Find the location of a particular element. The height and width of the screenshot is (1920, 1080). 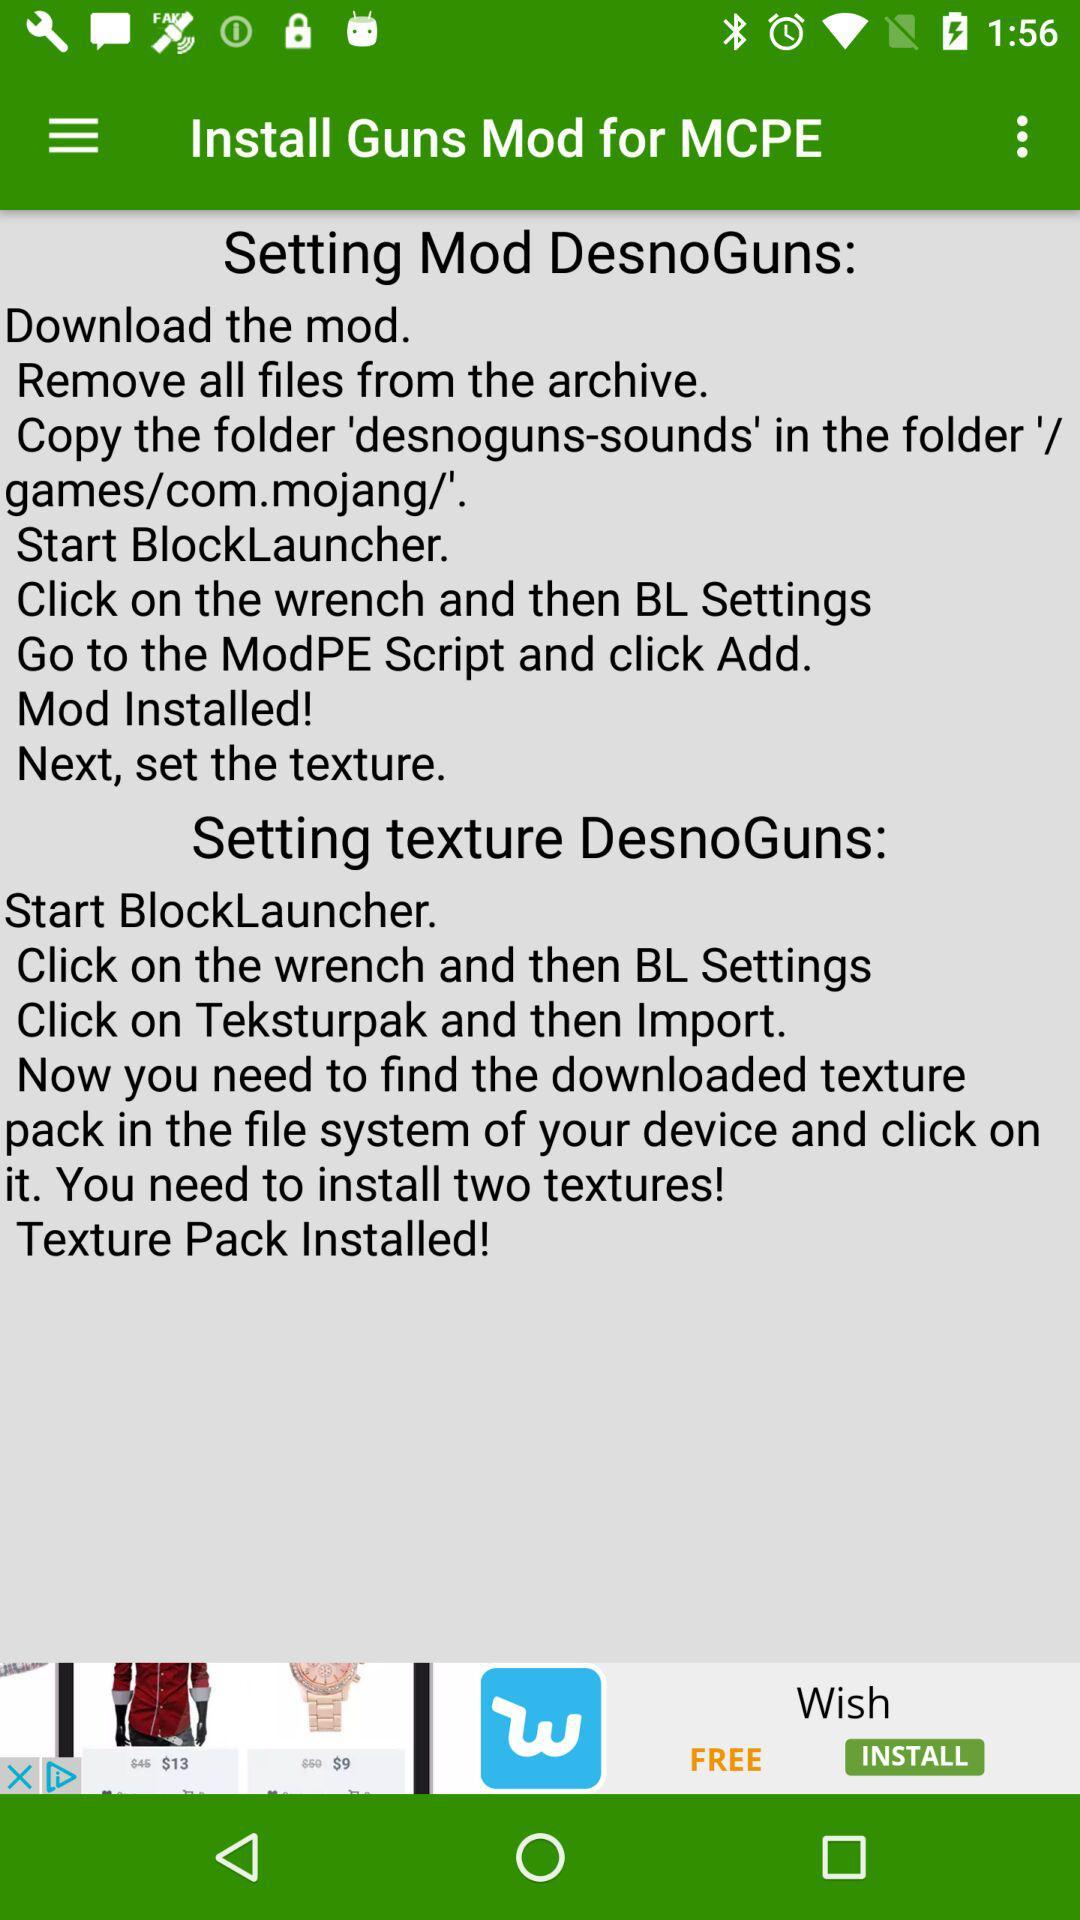

advertisements website is located at coordinates (540, 1727).